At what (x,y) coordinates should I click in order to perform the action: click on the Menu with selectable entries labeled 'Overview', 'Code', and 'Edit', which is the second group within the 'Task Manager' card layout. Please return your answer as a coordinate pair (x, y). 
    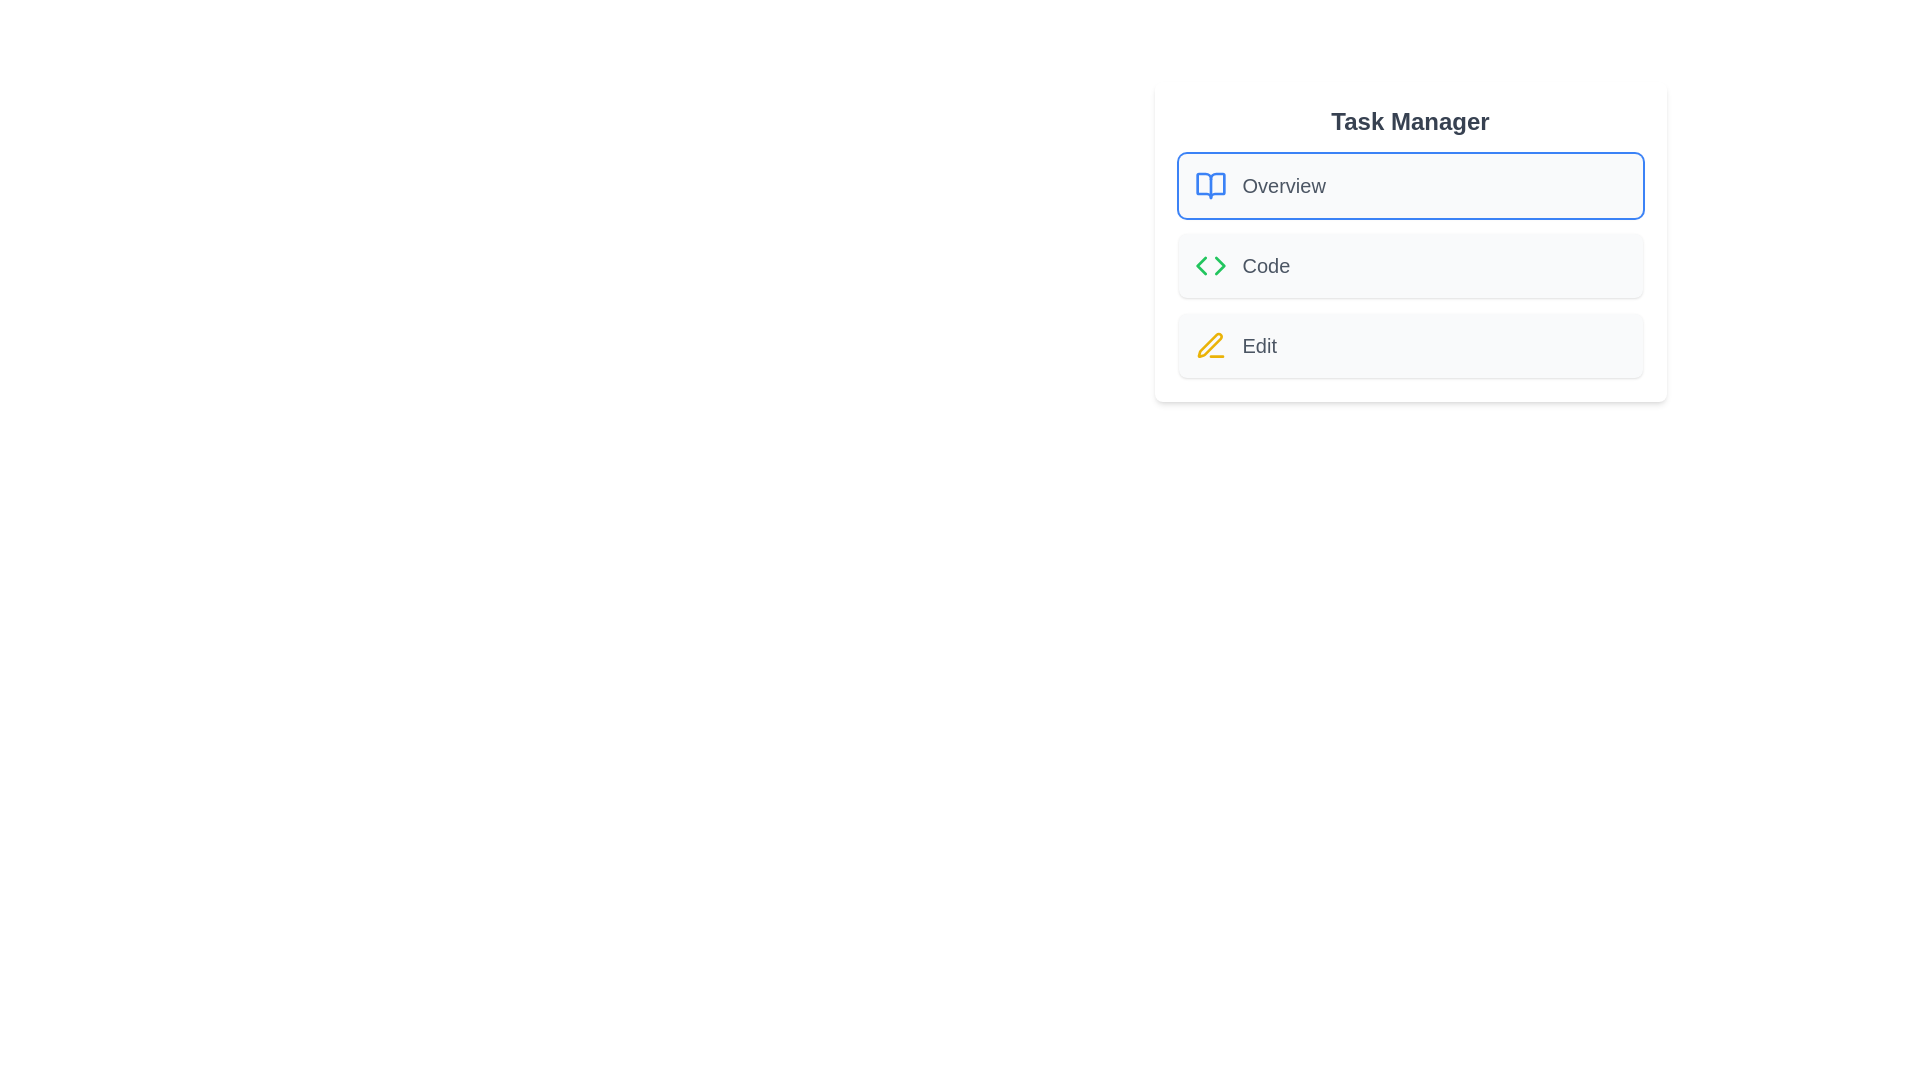
    Looking at the image, I should click on (1409, 265).